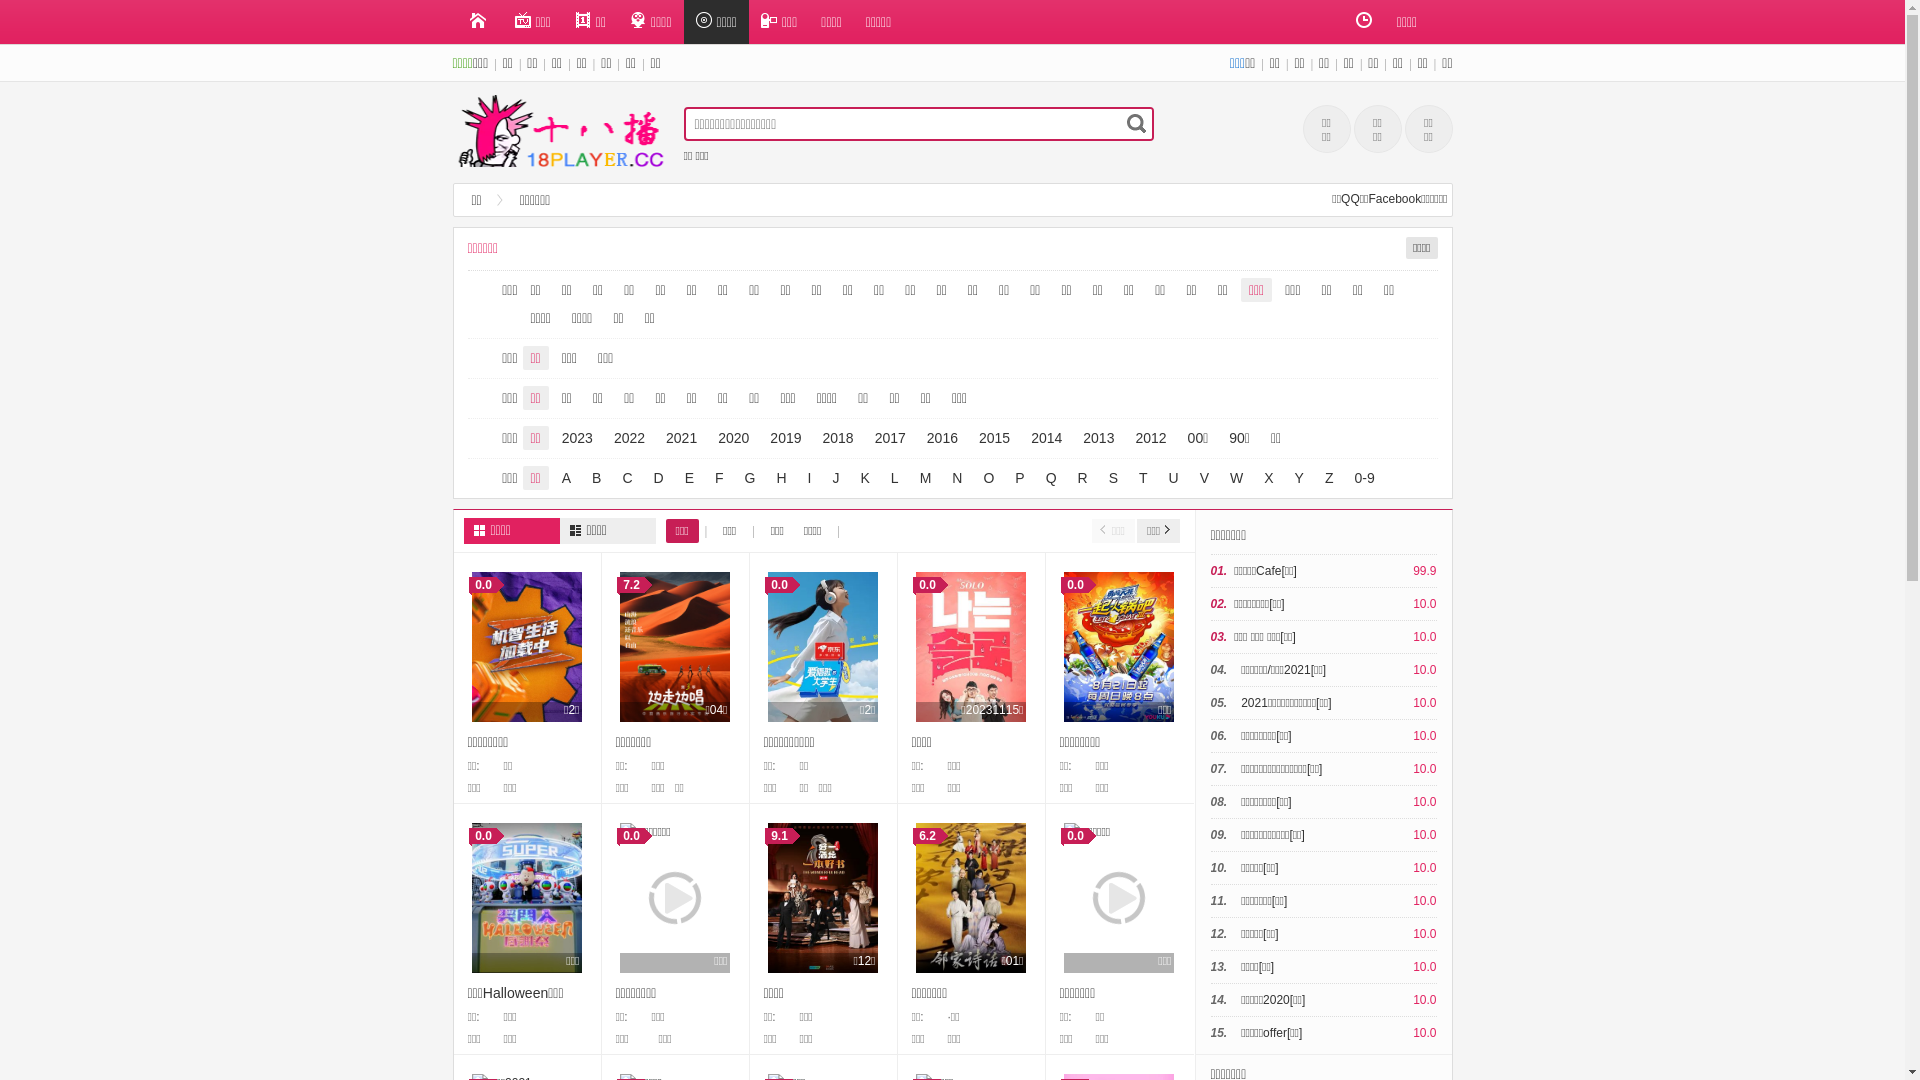  What do you see at coordinates (1045, 437) in the screenshot?
I see `'2014'` at bounding box center [1045, 437].